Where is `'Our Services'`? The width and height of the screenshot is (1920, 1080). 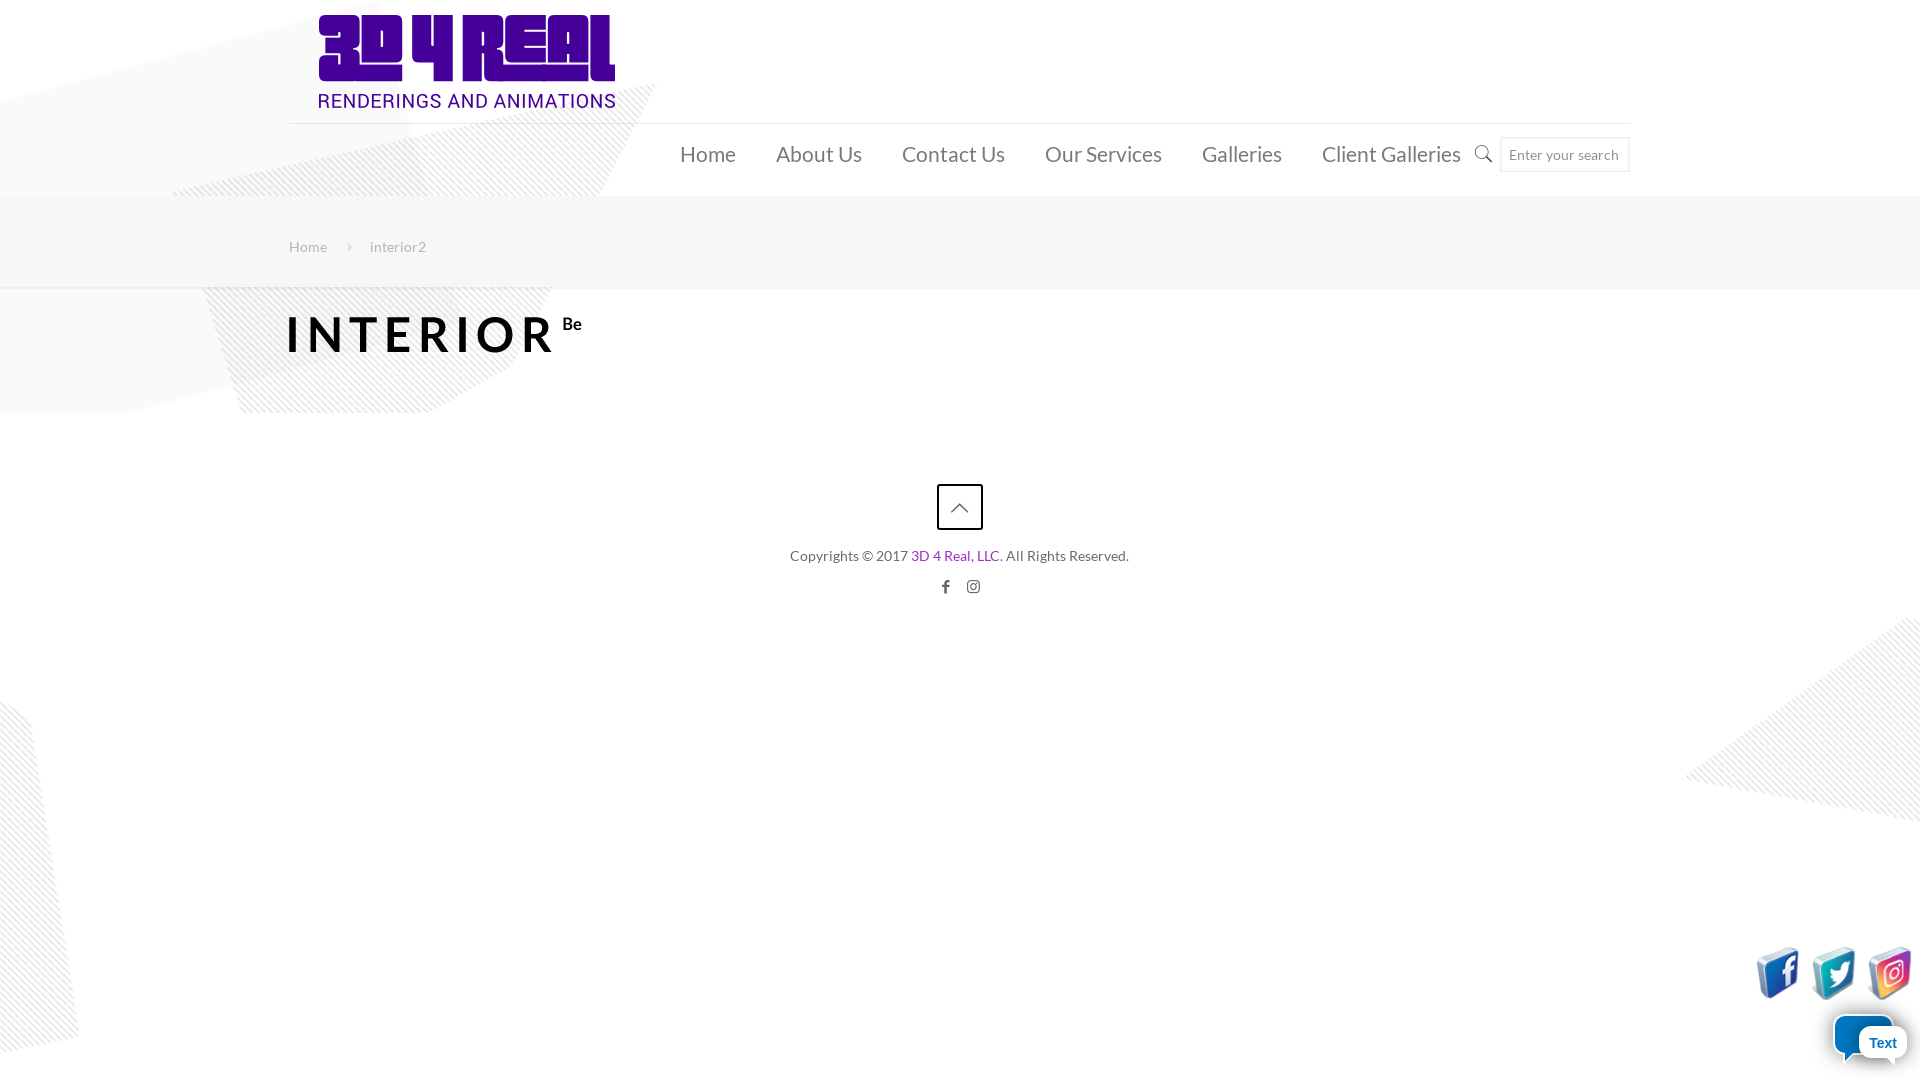
'Our Services' is located at coordinates (1102, 153).